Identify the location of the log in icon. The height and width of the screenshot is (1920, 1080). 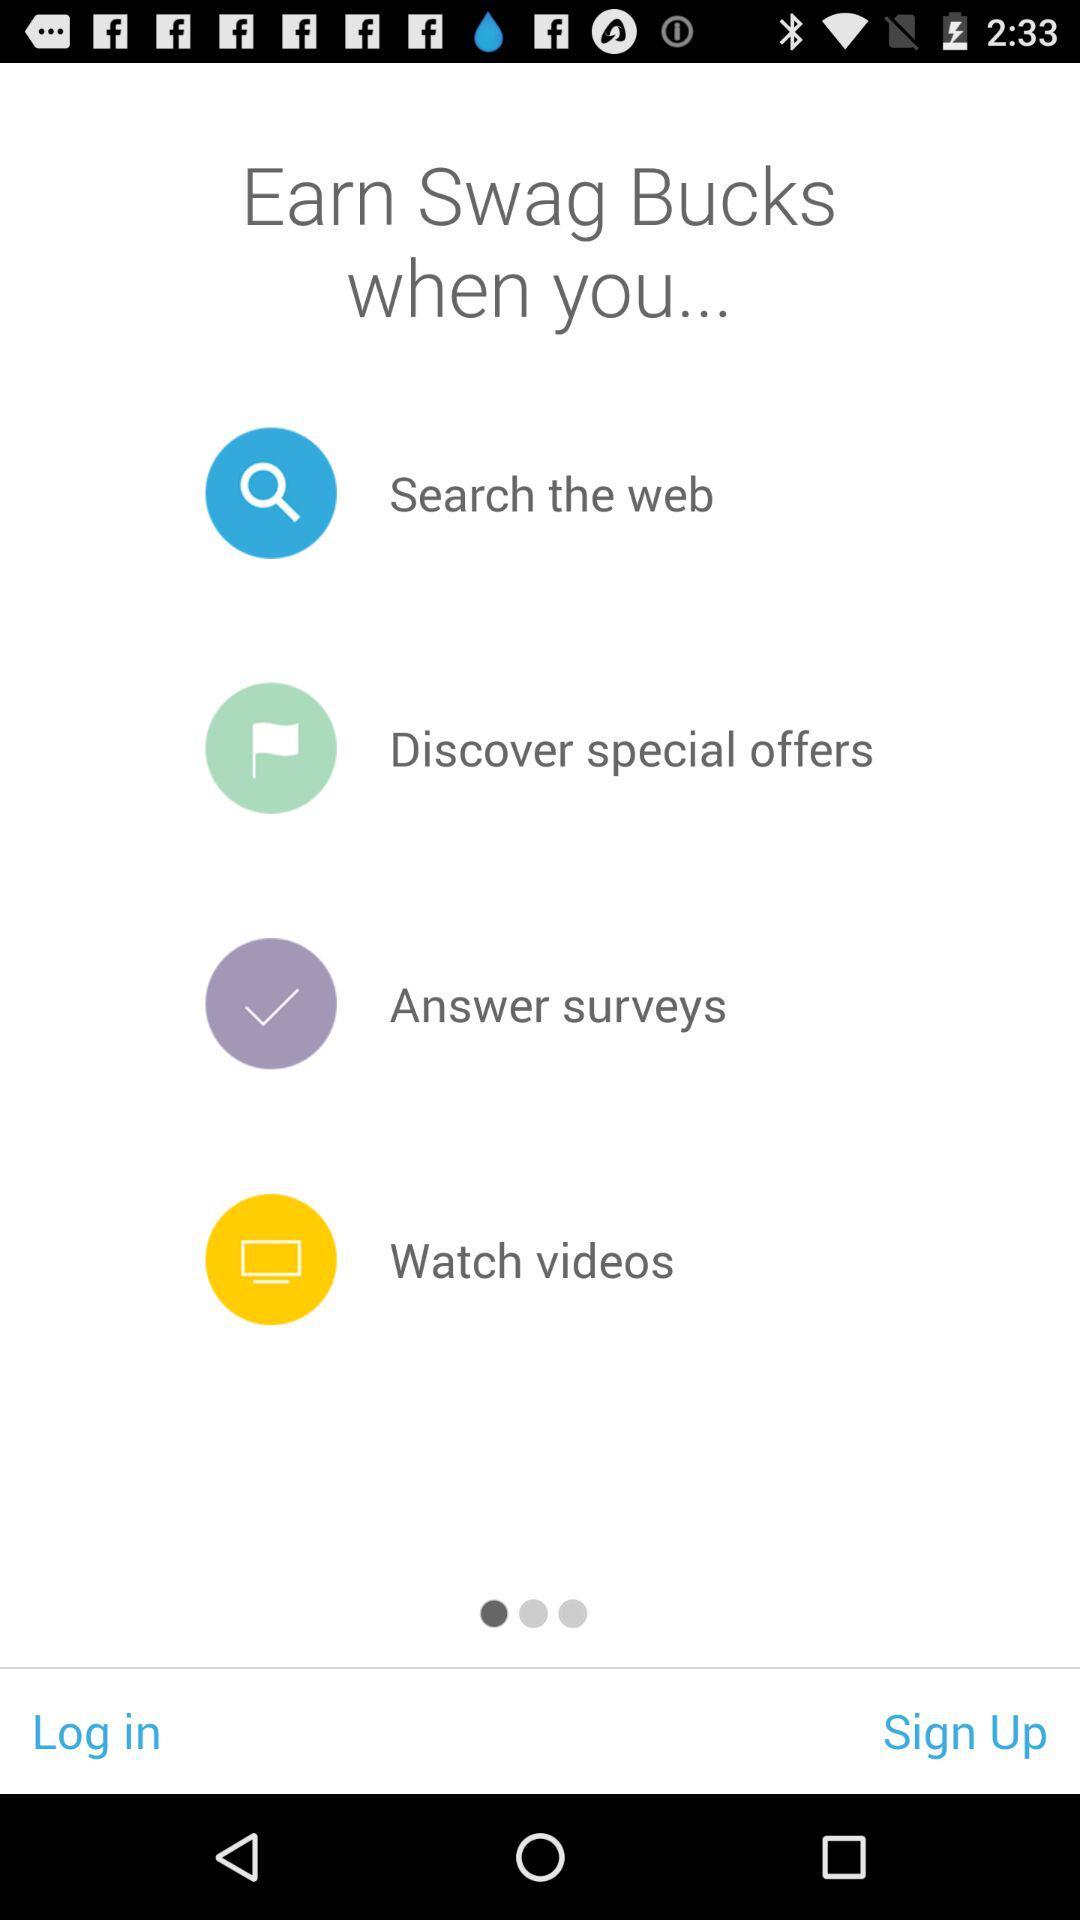
(96, 1729).